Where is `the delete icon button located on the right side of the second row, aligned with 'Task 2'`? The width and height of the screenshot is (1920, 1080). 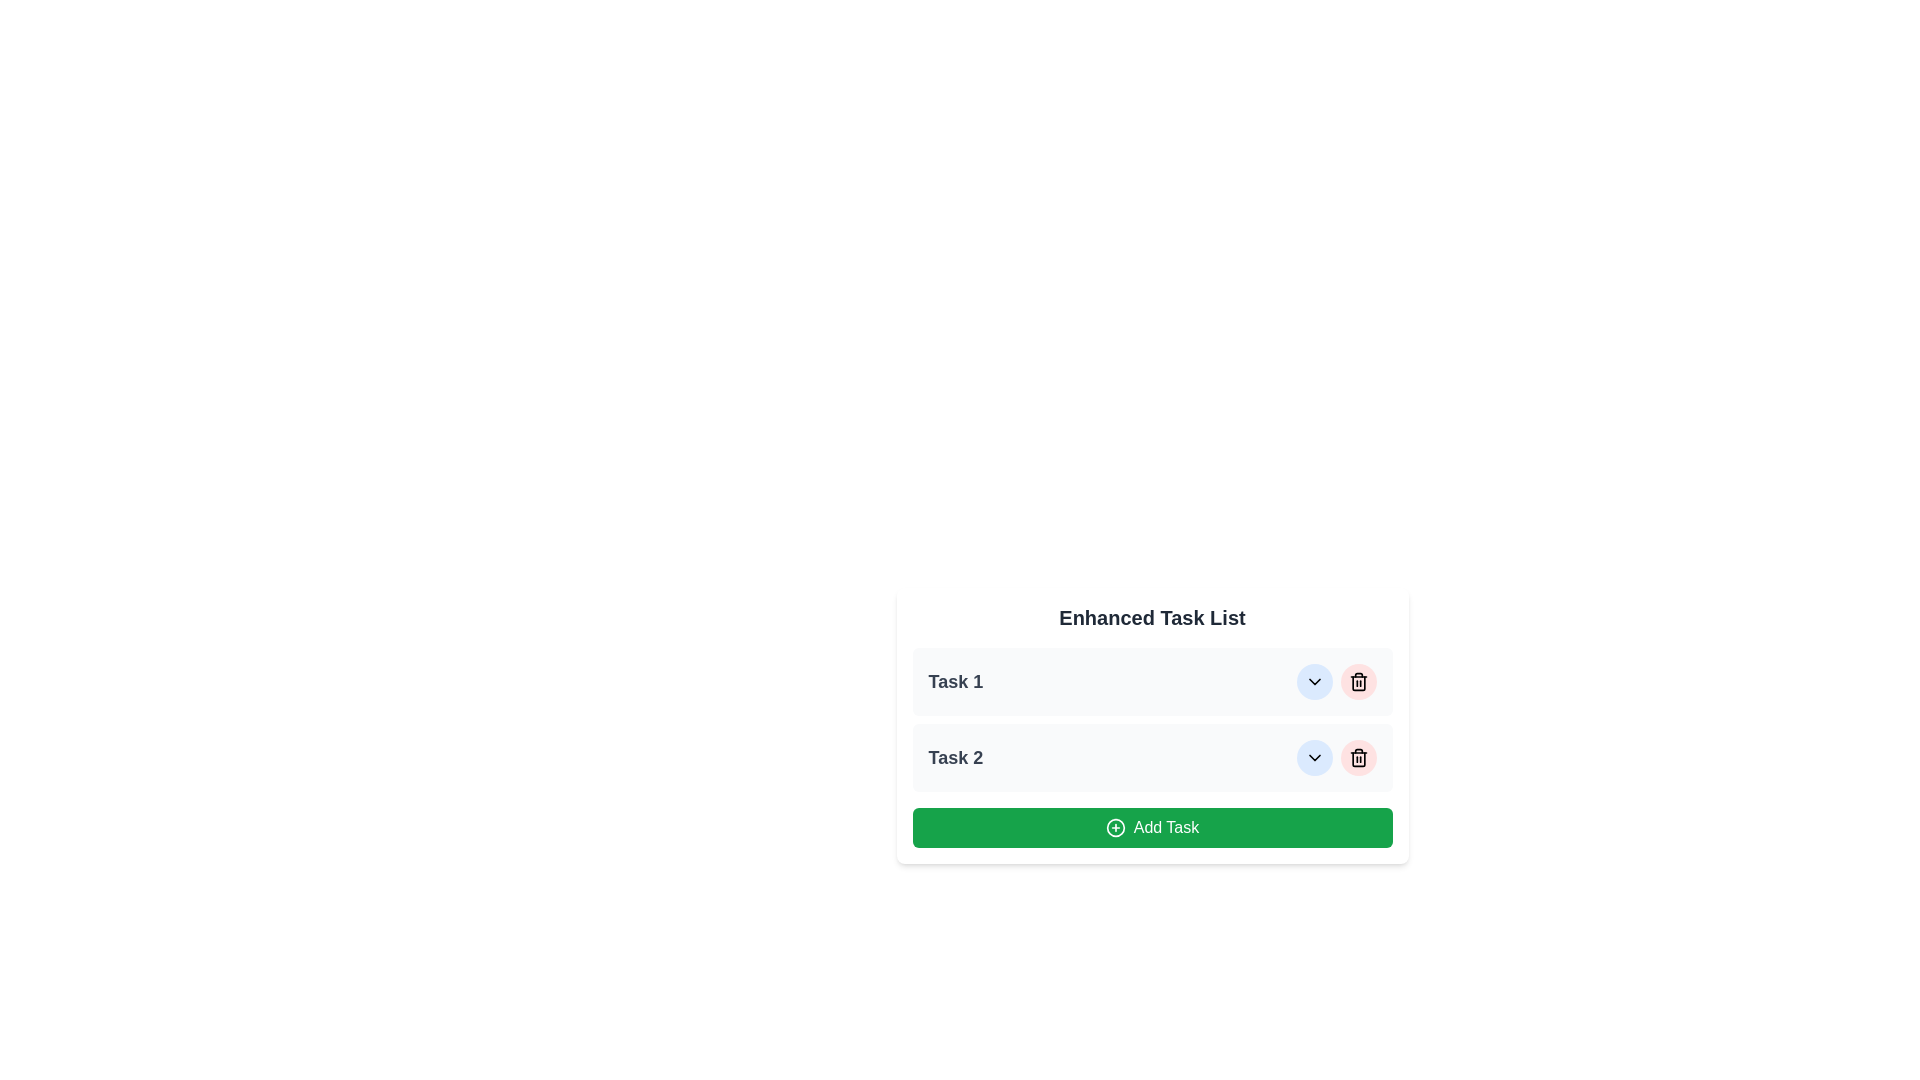 the delete icon button located on the right side of the second row, aligned with 'Task 2' is located at coordinates (1358, 758).